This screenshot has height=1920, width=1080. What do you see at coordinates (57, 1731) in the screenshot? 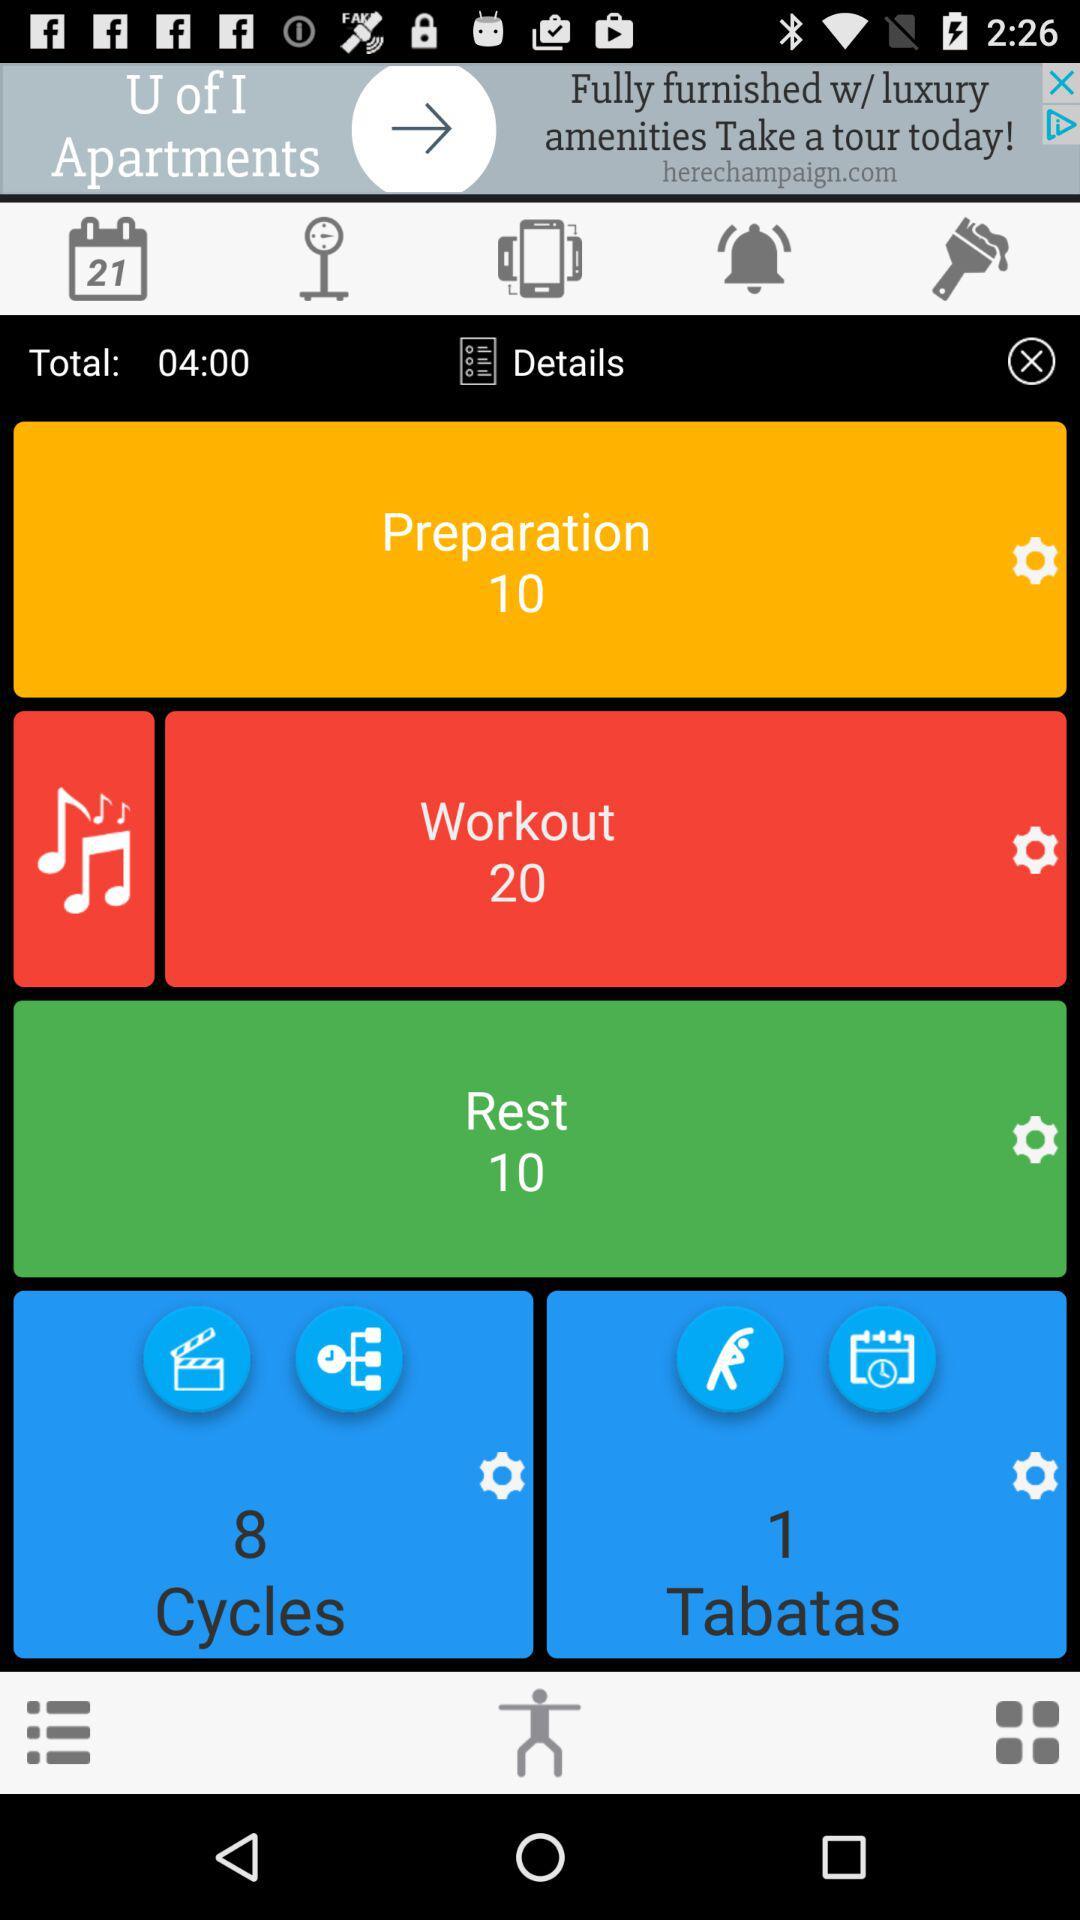
I see `menu option` at bounding box center [57, 1731].